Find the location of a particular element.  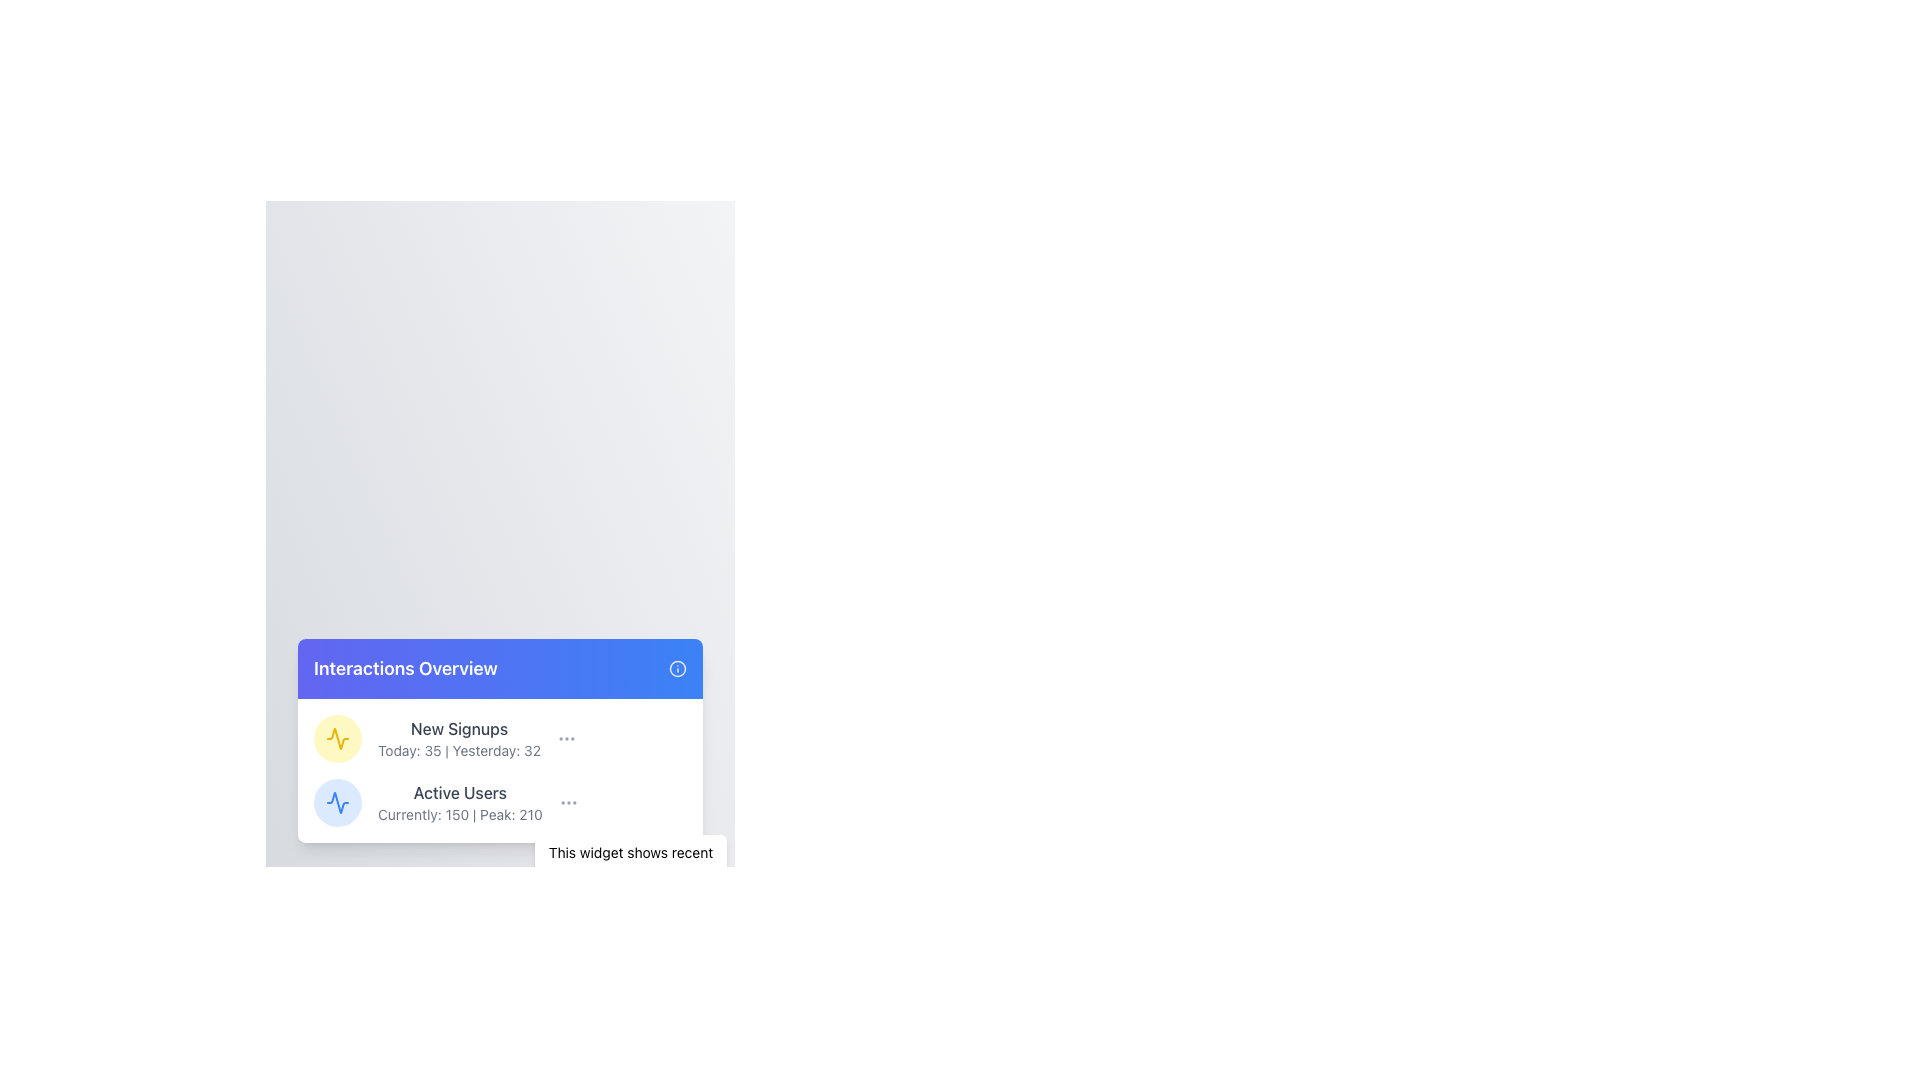

the Information panel that displays statistical information about system usage, including new signups and active users, located below the title bar labeled 'Interactions Overview' is located at coordinates (500, 770).